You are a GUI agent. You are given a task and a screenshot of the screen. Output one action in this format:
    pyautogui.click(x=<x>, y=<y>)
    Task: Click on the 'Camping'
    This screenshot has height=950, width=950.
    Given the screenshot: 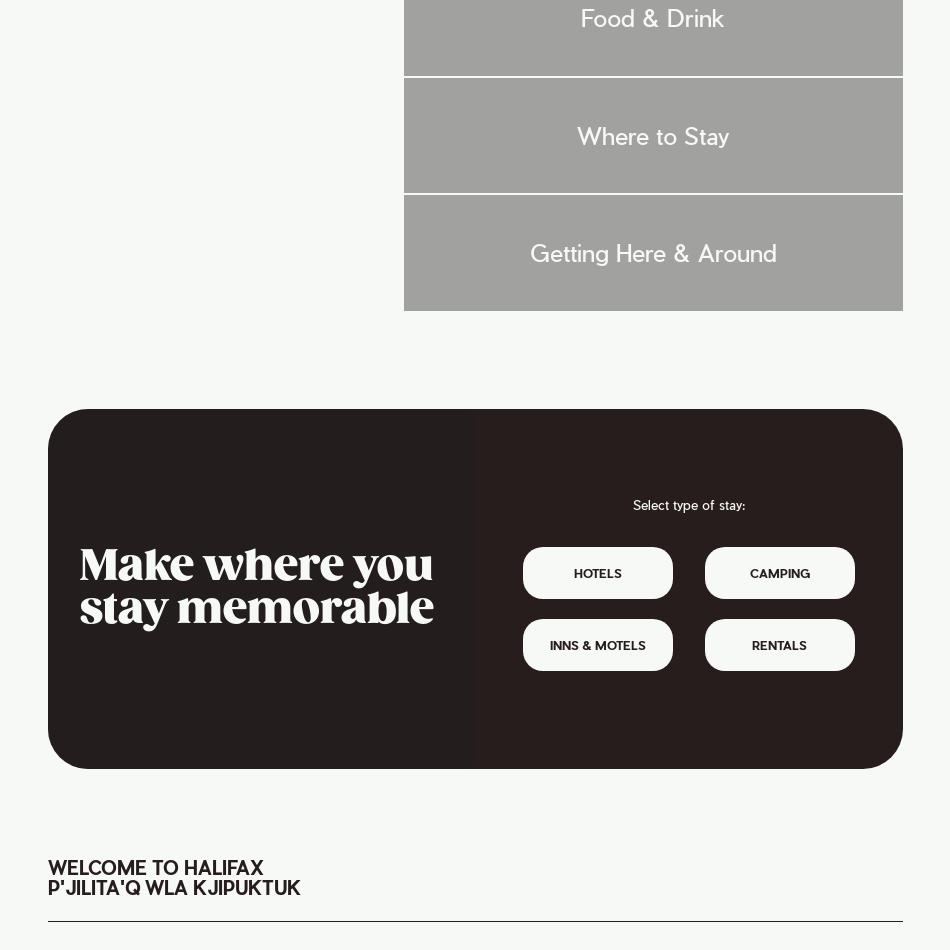 What is the action you would take?
    pyautogui.click(x=778, y=573)
    